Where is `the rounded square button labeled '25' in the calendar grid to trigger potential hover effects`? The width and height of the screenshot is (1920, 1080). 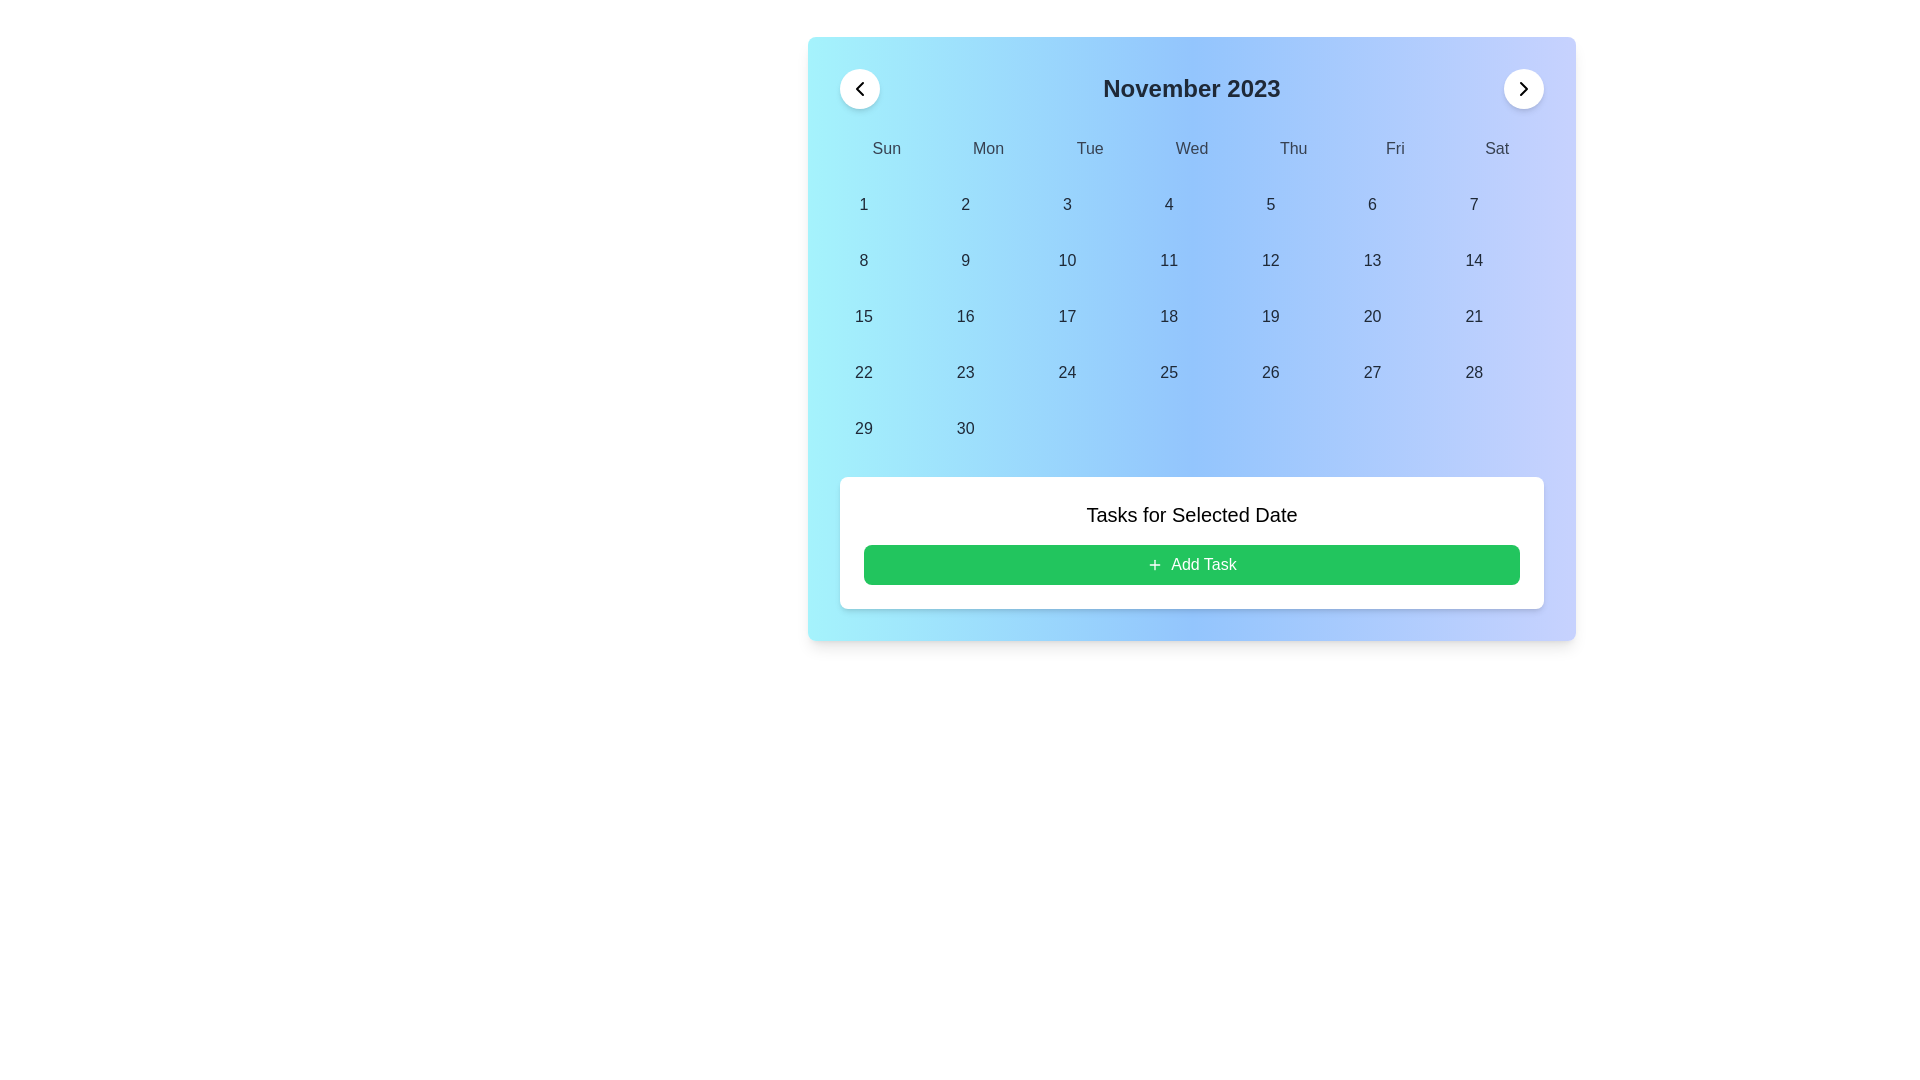 the rounded square button labeled '25' in the calendar grid to trigger potential hover effects is located at coordinates (1169, 373).